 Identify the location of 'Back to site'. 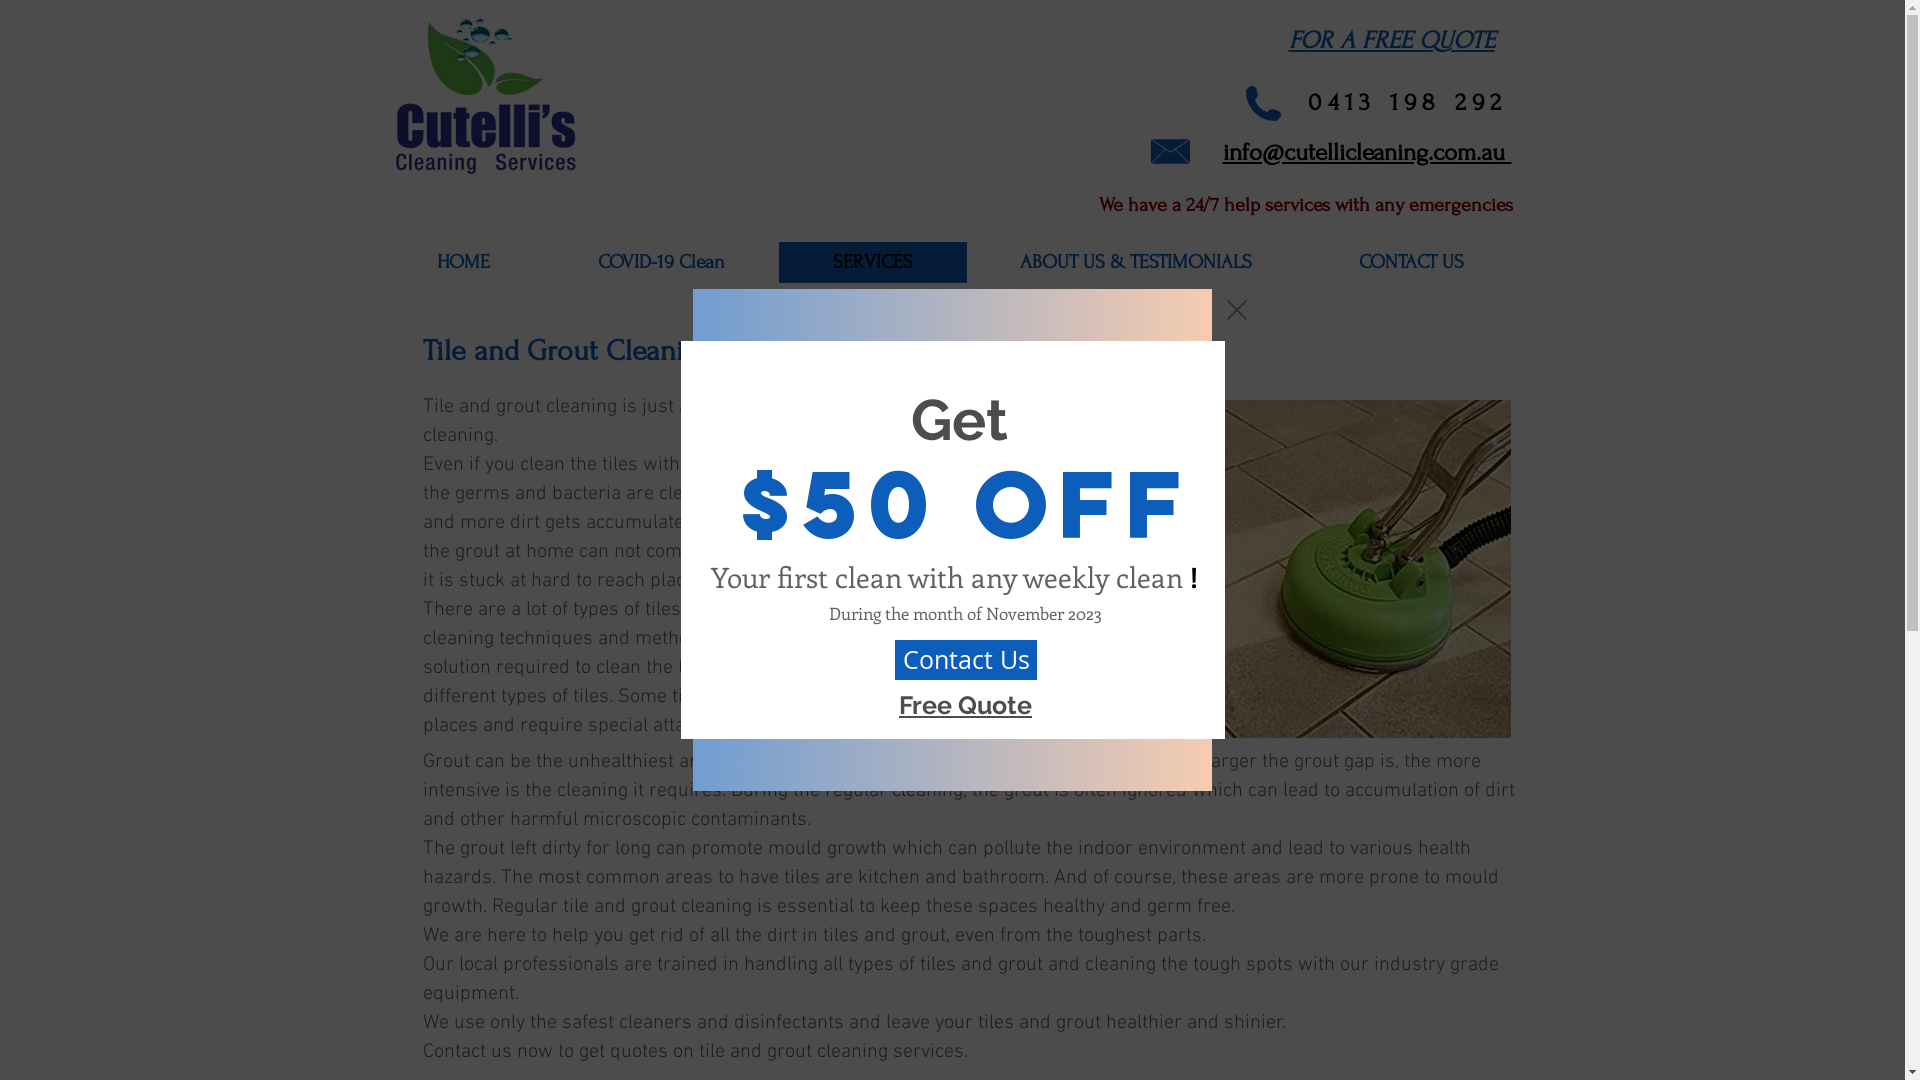
(1236, 309).